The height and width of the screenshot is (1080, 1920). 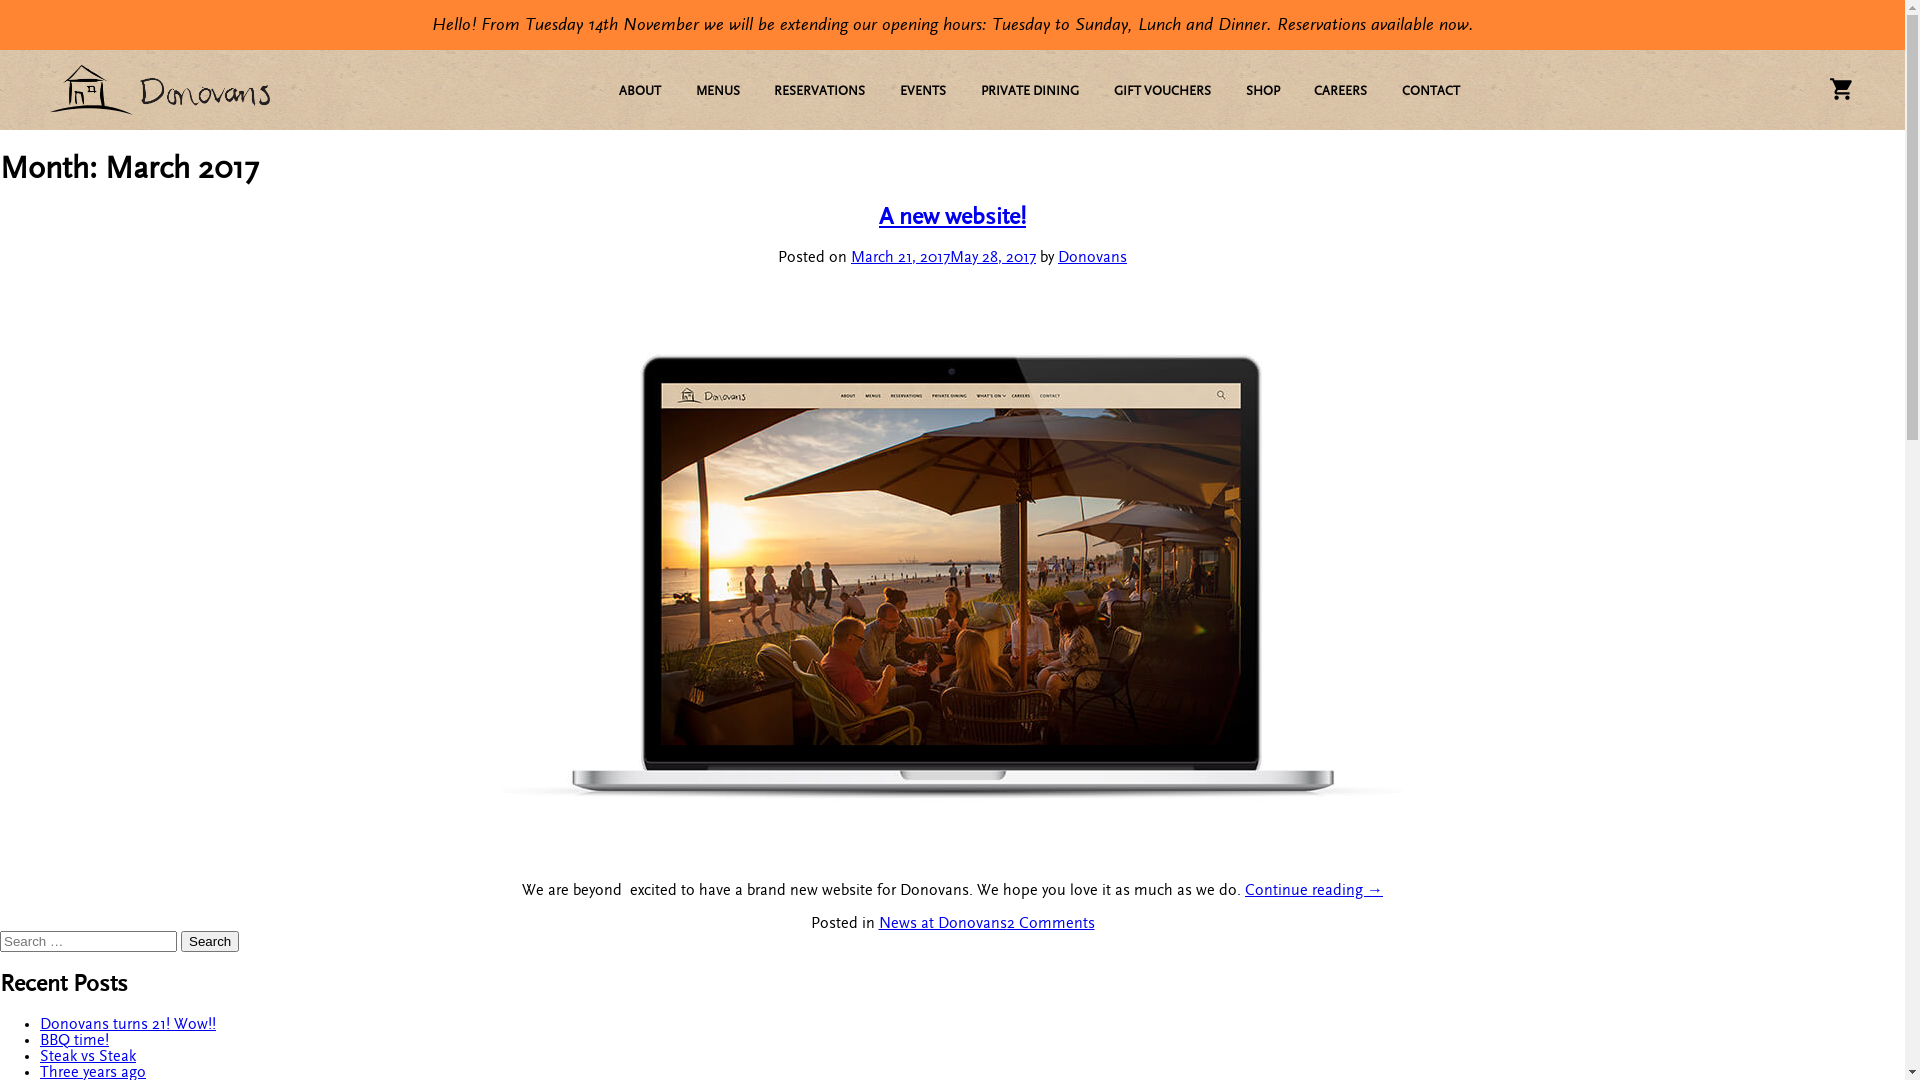 What do you see at coordinates (210, 941) in the screenshot?
I see `'Search'` at bounding box center [210, 941].